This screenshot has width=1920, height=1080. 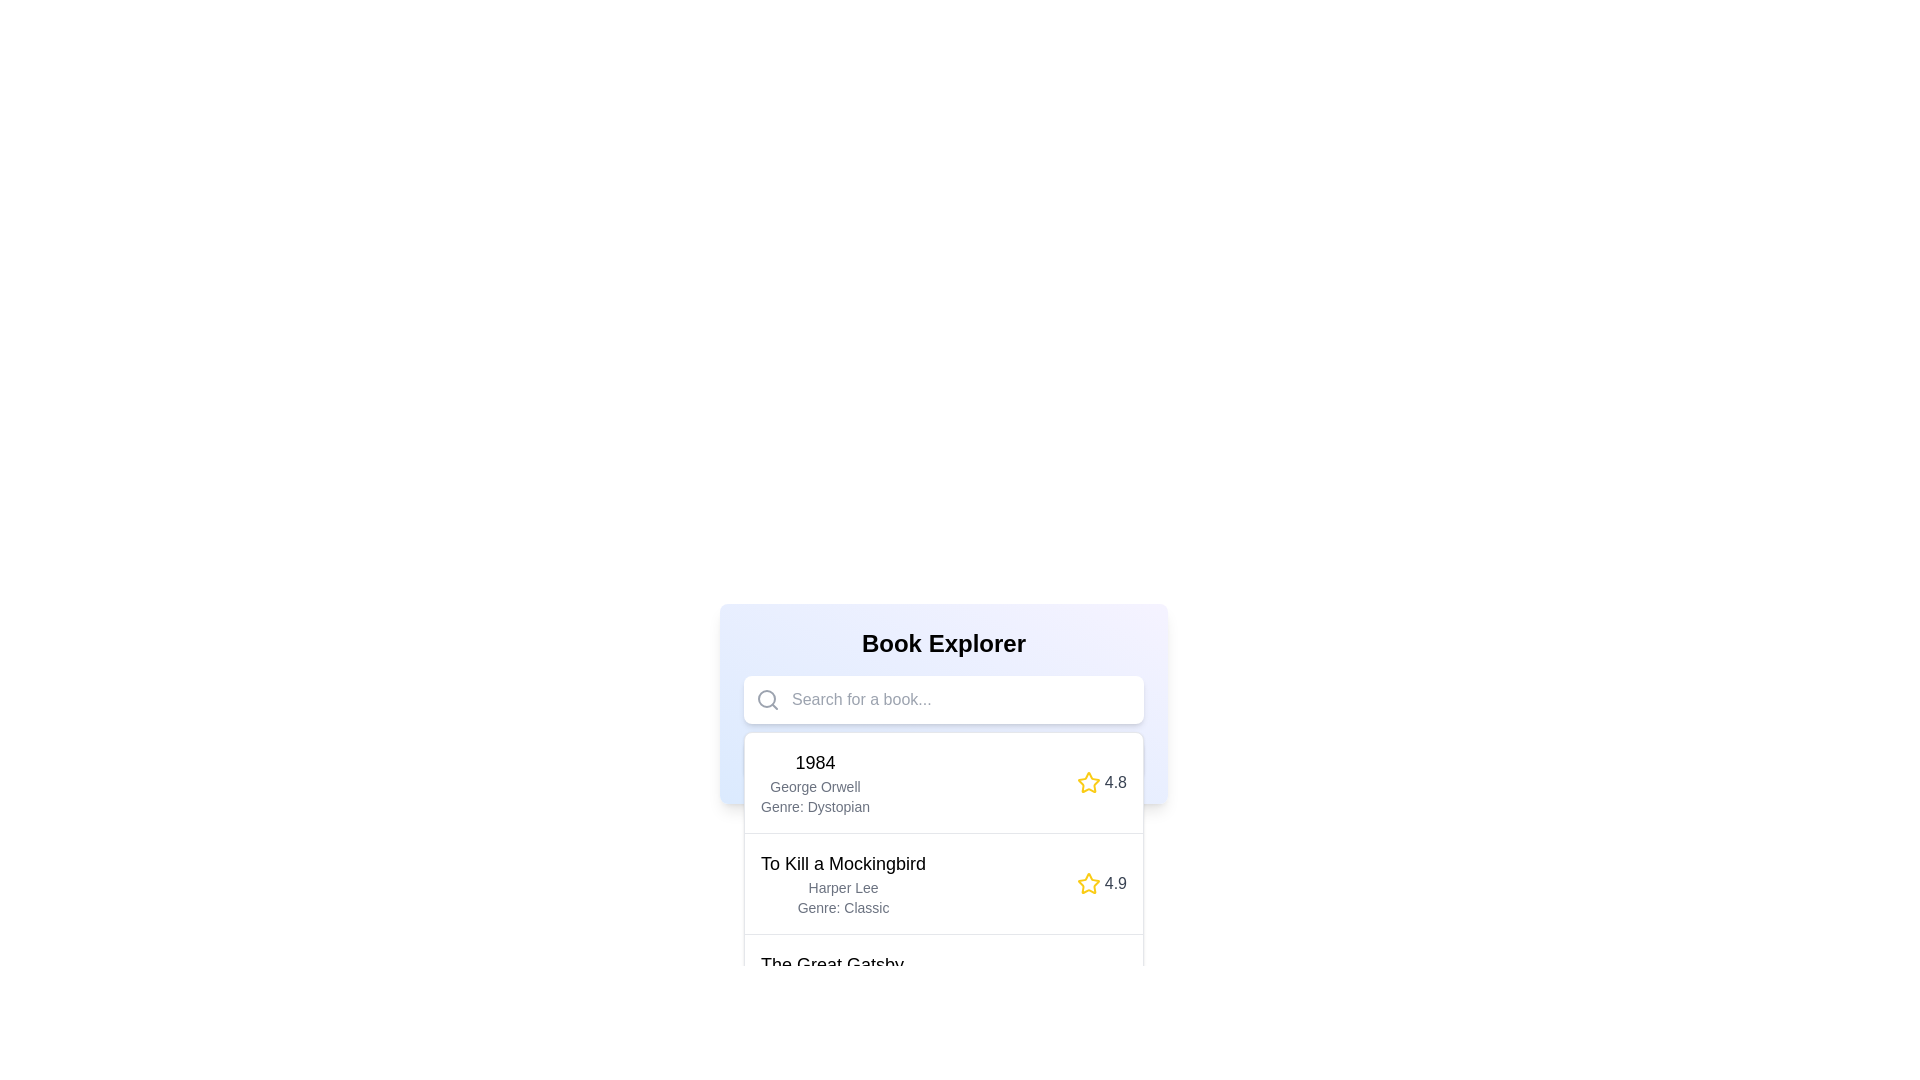 What do you see at coordinates (1114, 882) in the screenshot?
I see `the text label displaying the numeric score for 'To Kill a Mockingbird', which is located to the right of the star rating icon and below the rating of '1984'` at bounding box center [1114, 882].